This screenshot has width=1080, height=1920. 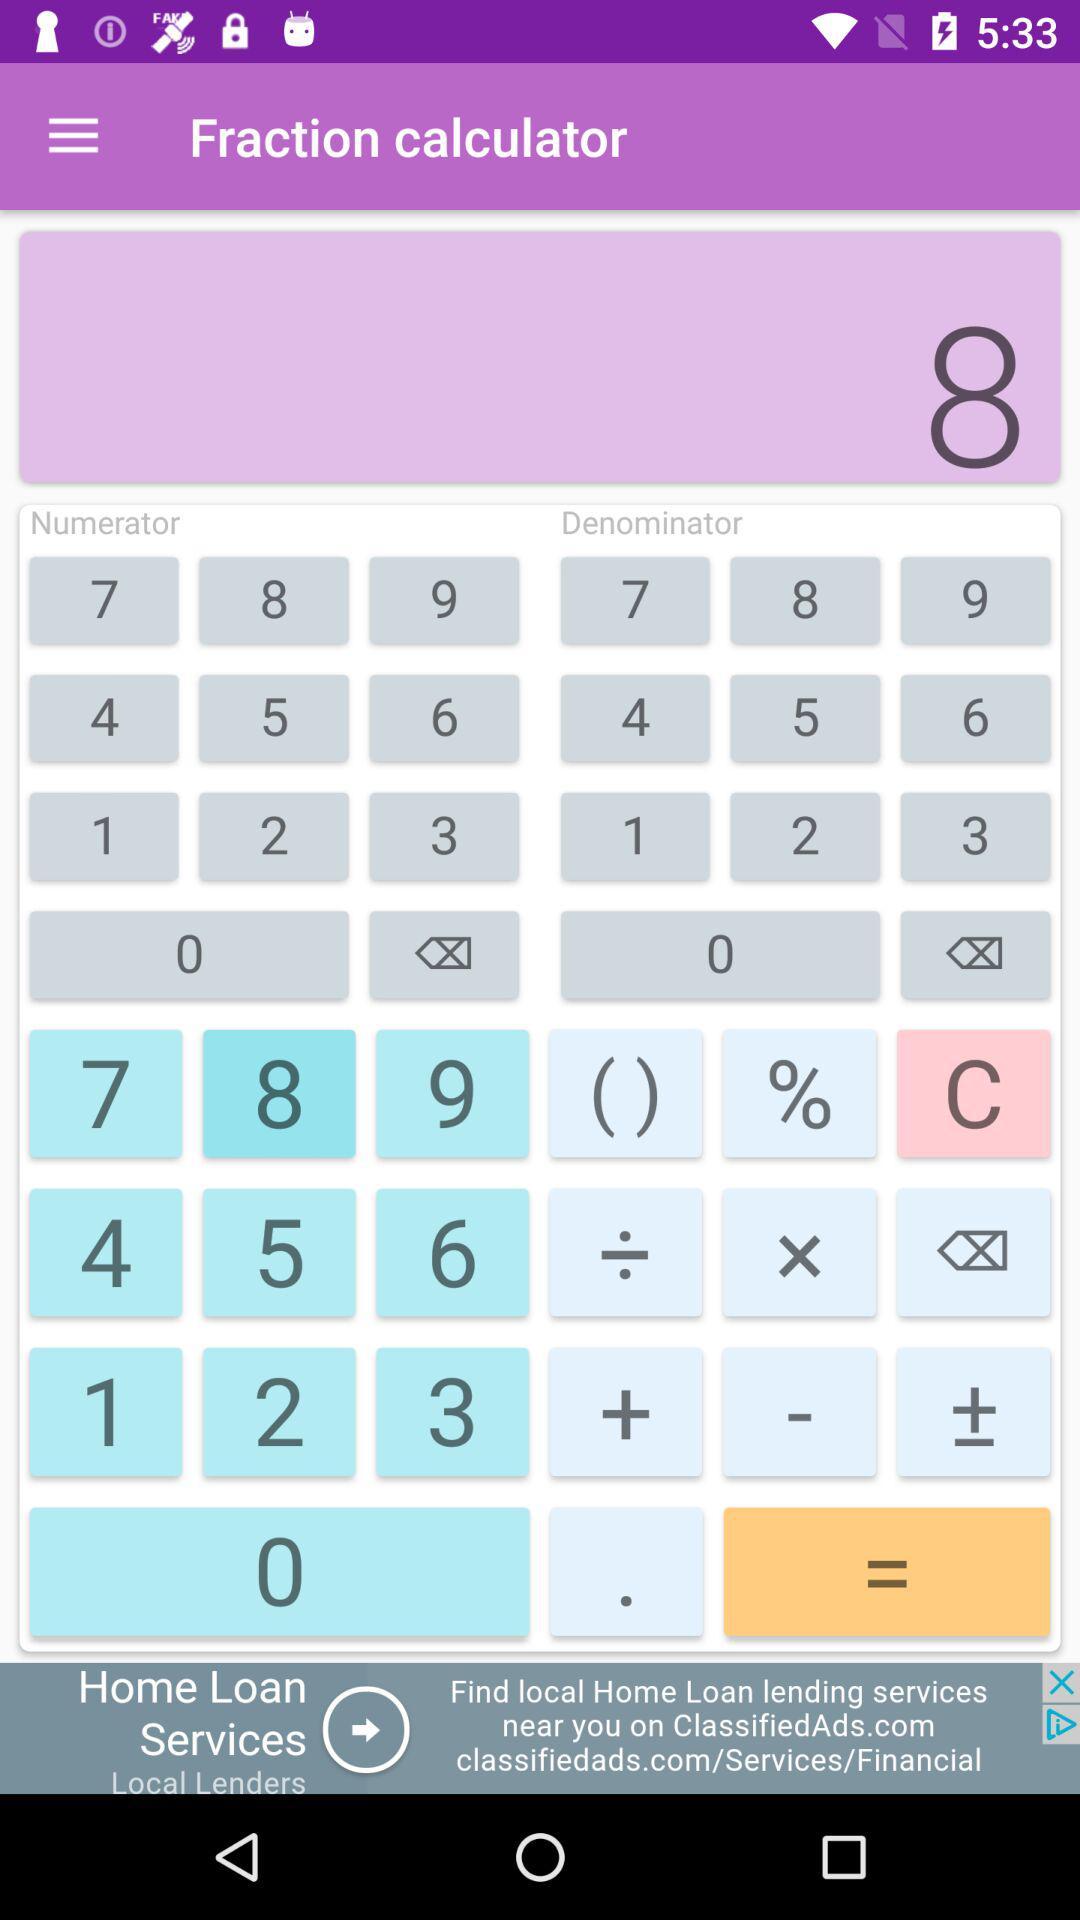 I want to click on open advertisement, so click(x=540, y=1727).